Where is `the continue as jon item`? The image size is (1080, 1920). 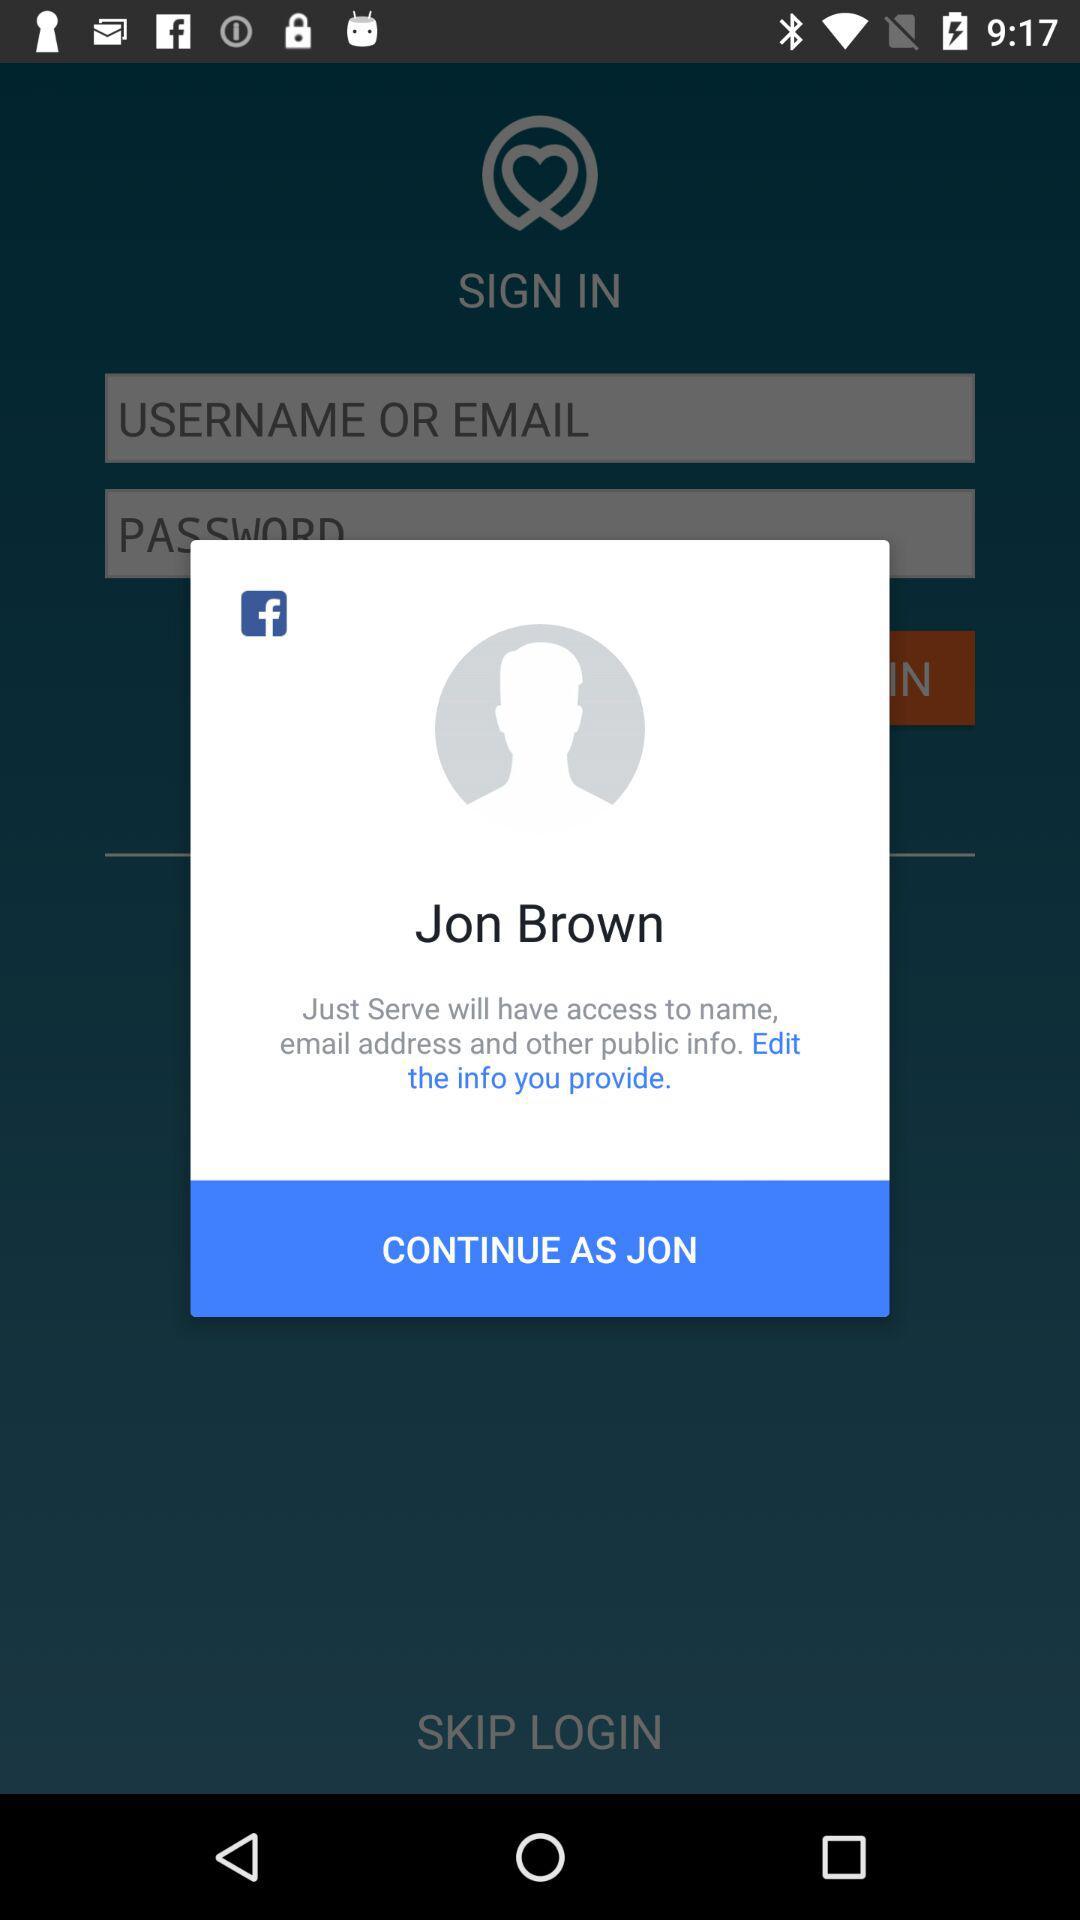
the continue as jon item is located at coordinates (540, 1247).